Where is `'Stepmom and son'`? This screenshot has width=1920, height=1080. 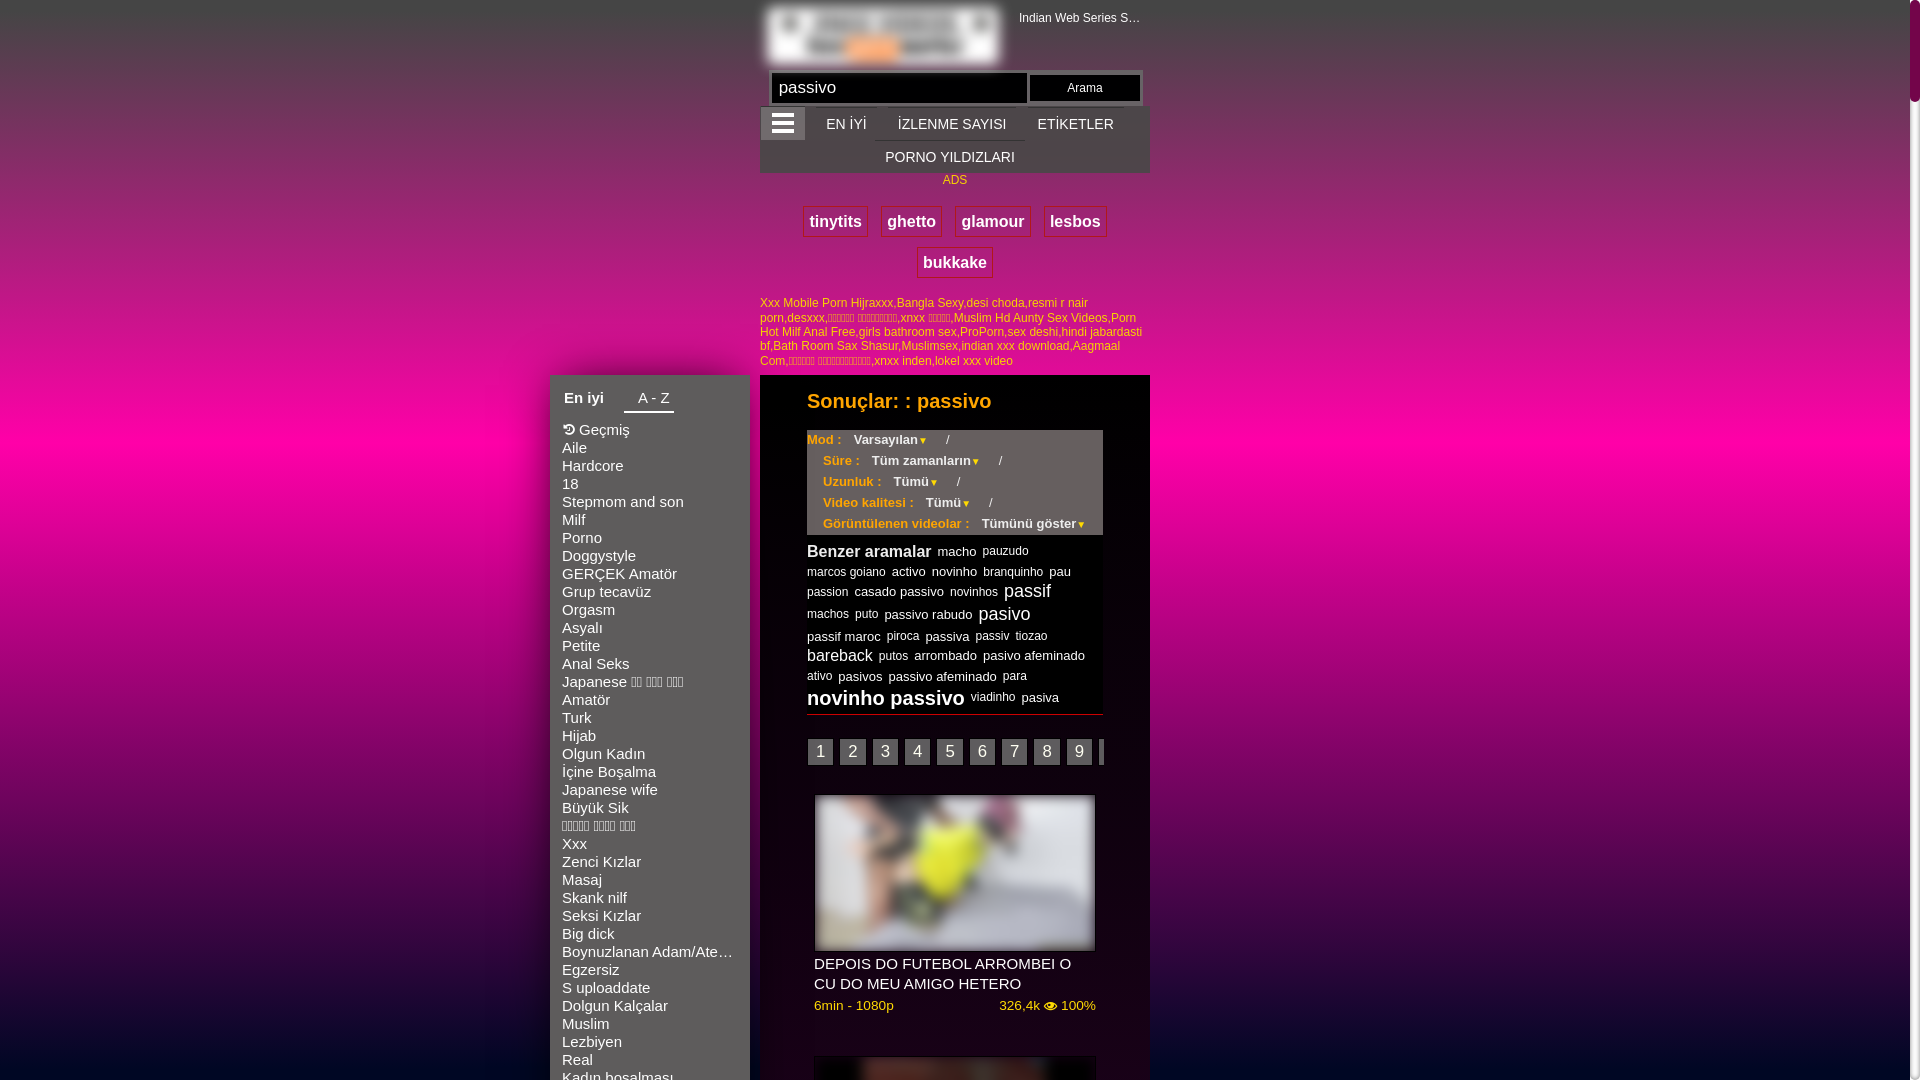
'Stepmom and son' is located at coordinates (649, 500).